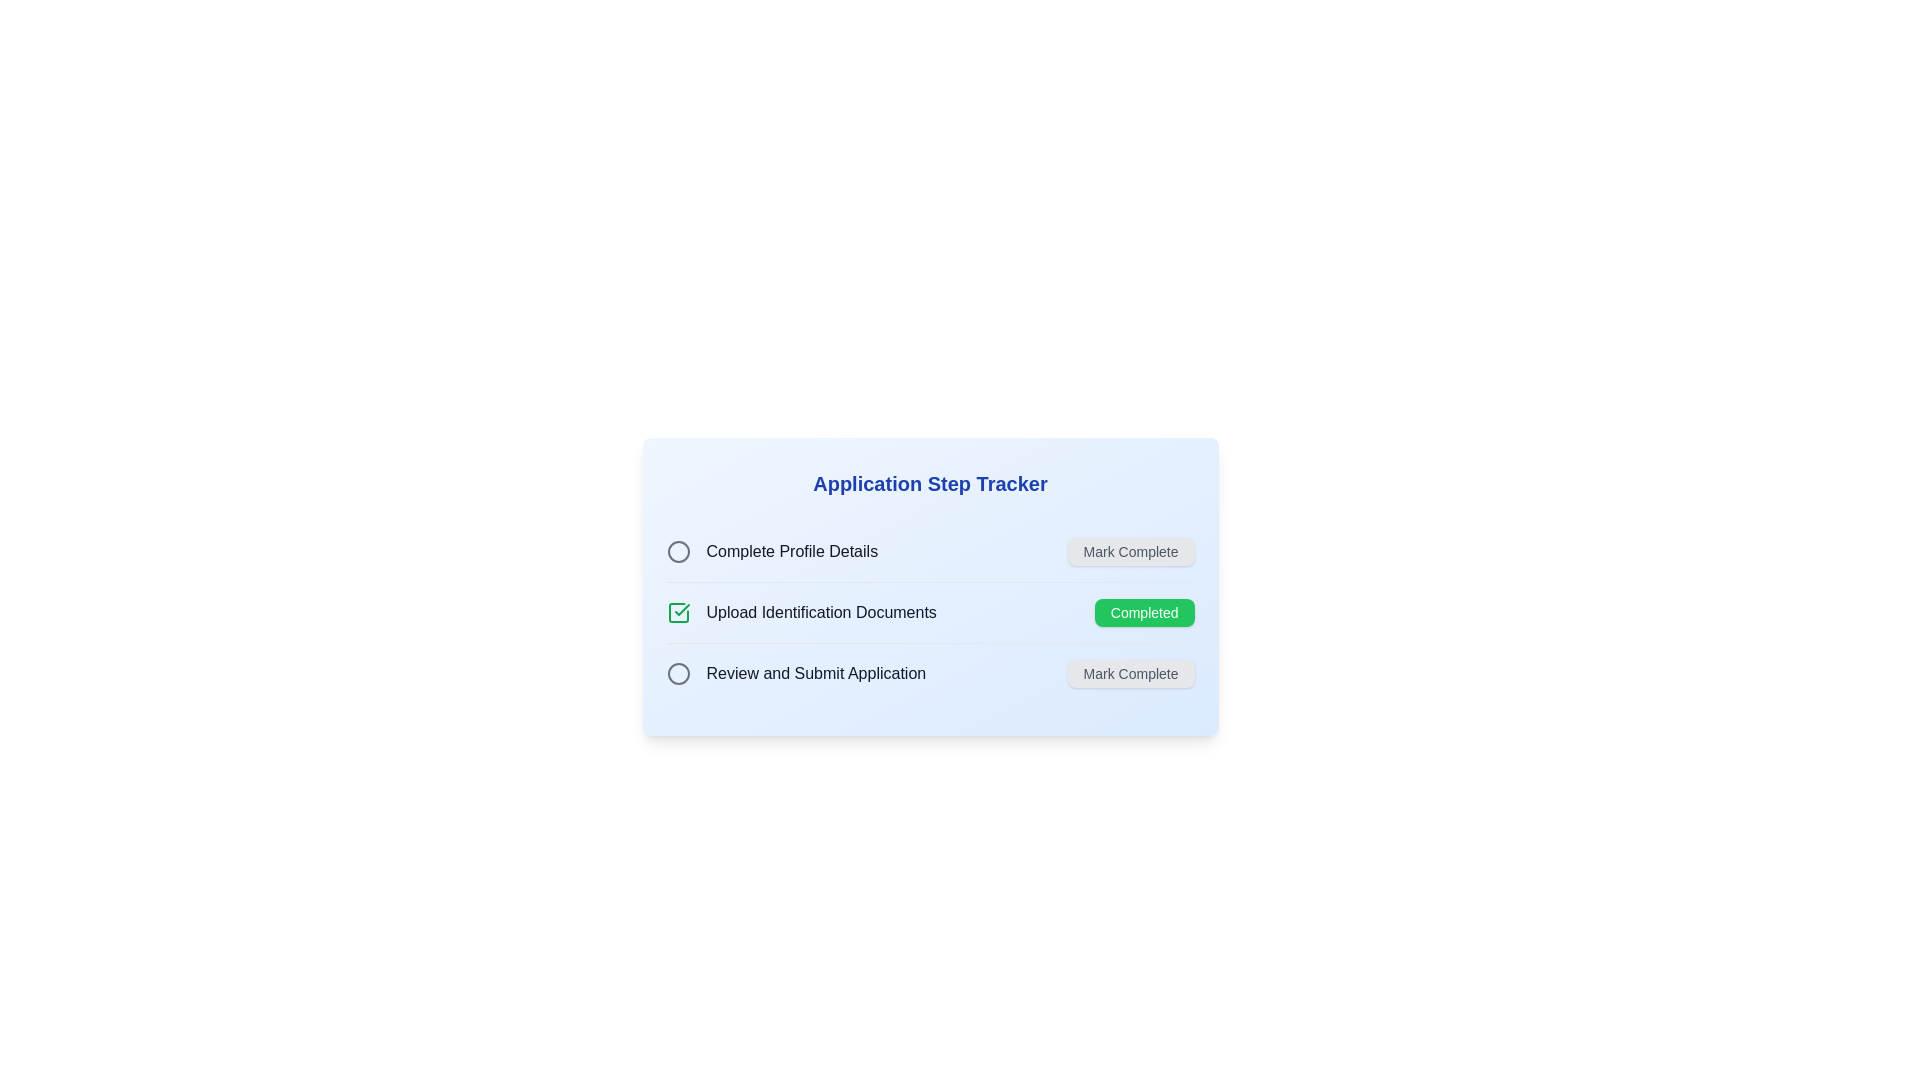  Describe the element at coordinates (678, 551) in the screenshot. I see `the circular icon styled as a hollow circle with a thin gray border, located to the left of the text 'Complete Profile Details'` at that location.